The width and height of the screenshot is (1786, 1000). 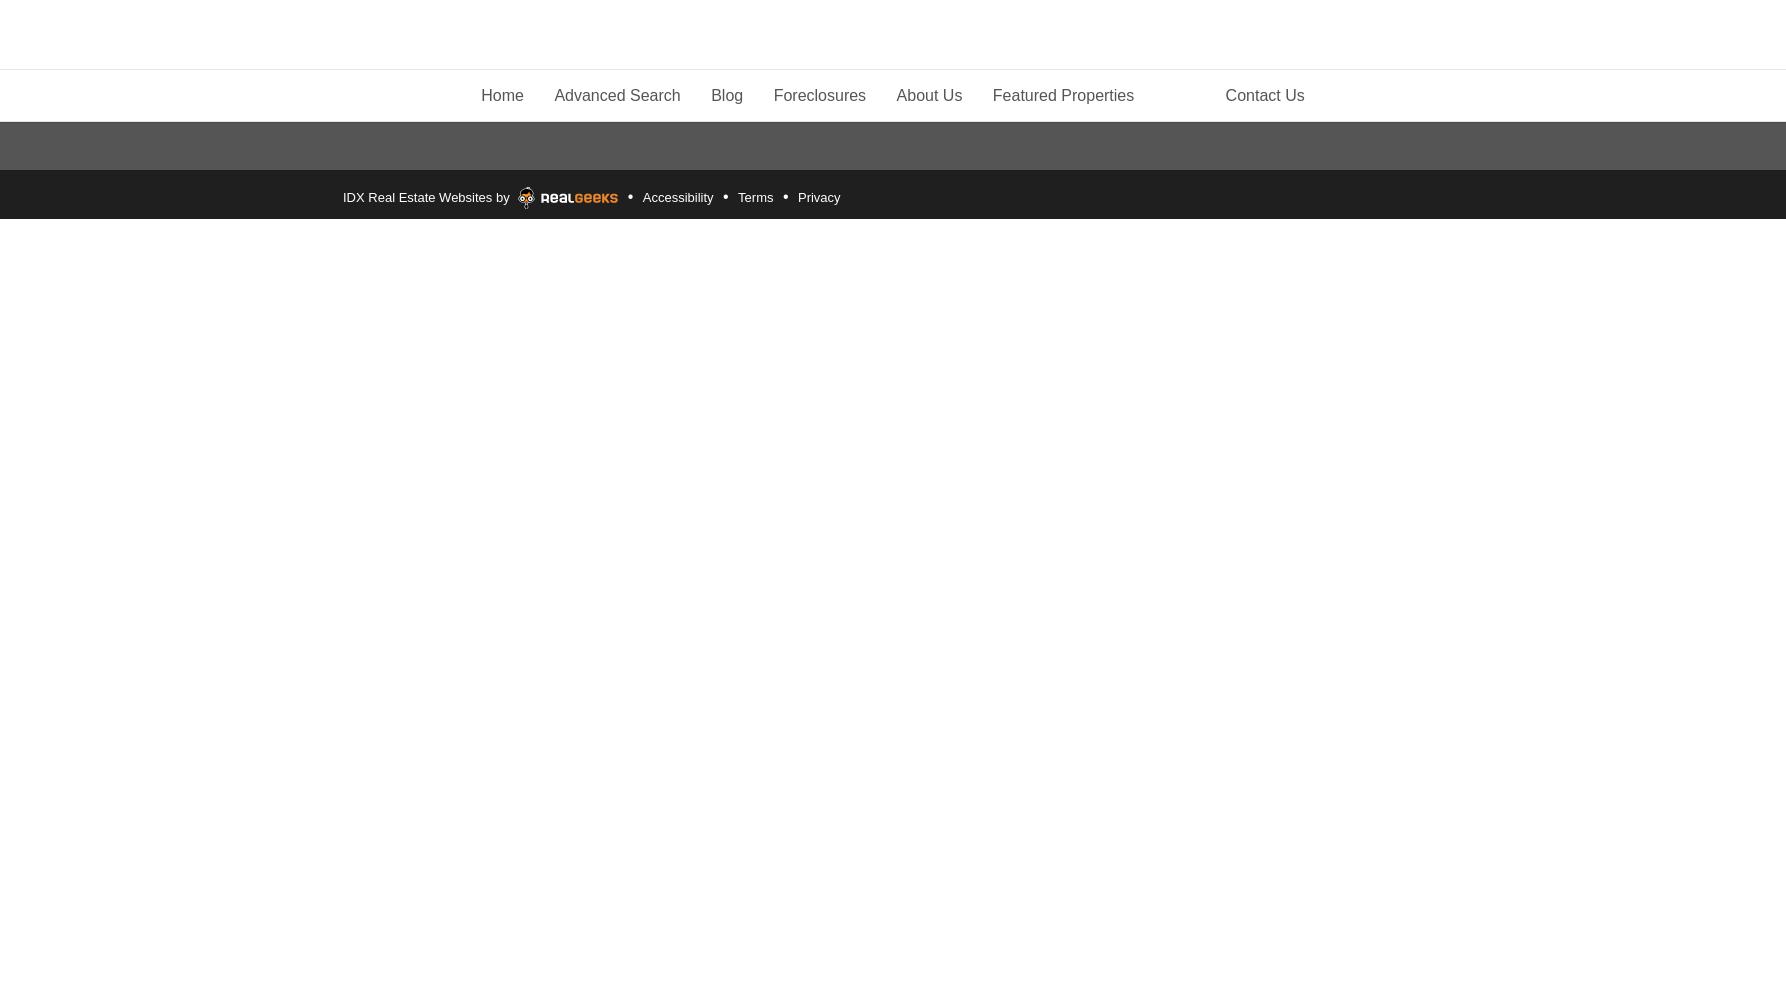 What do you see at coordinates (929, 93) in the screenshot?
I see `'About Us'` at bounding box center [929, 93].